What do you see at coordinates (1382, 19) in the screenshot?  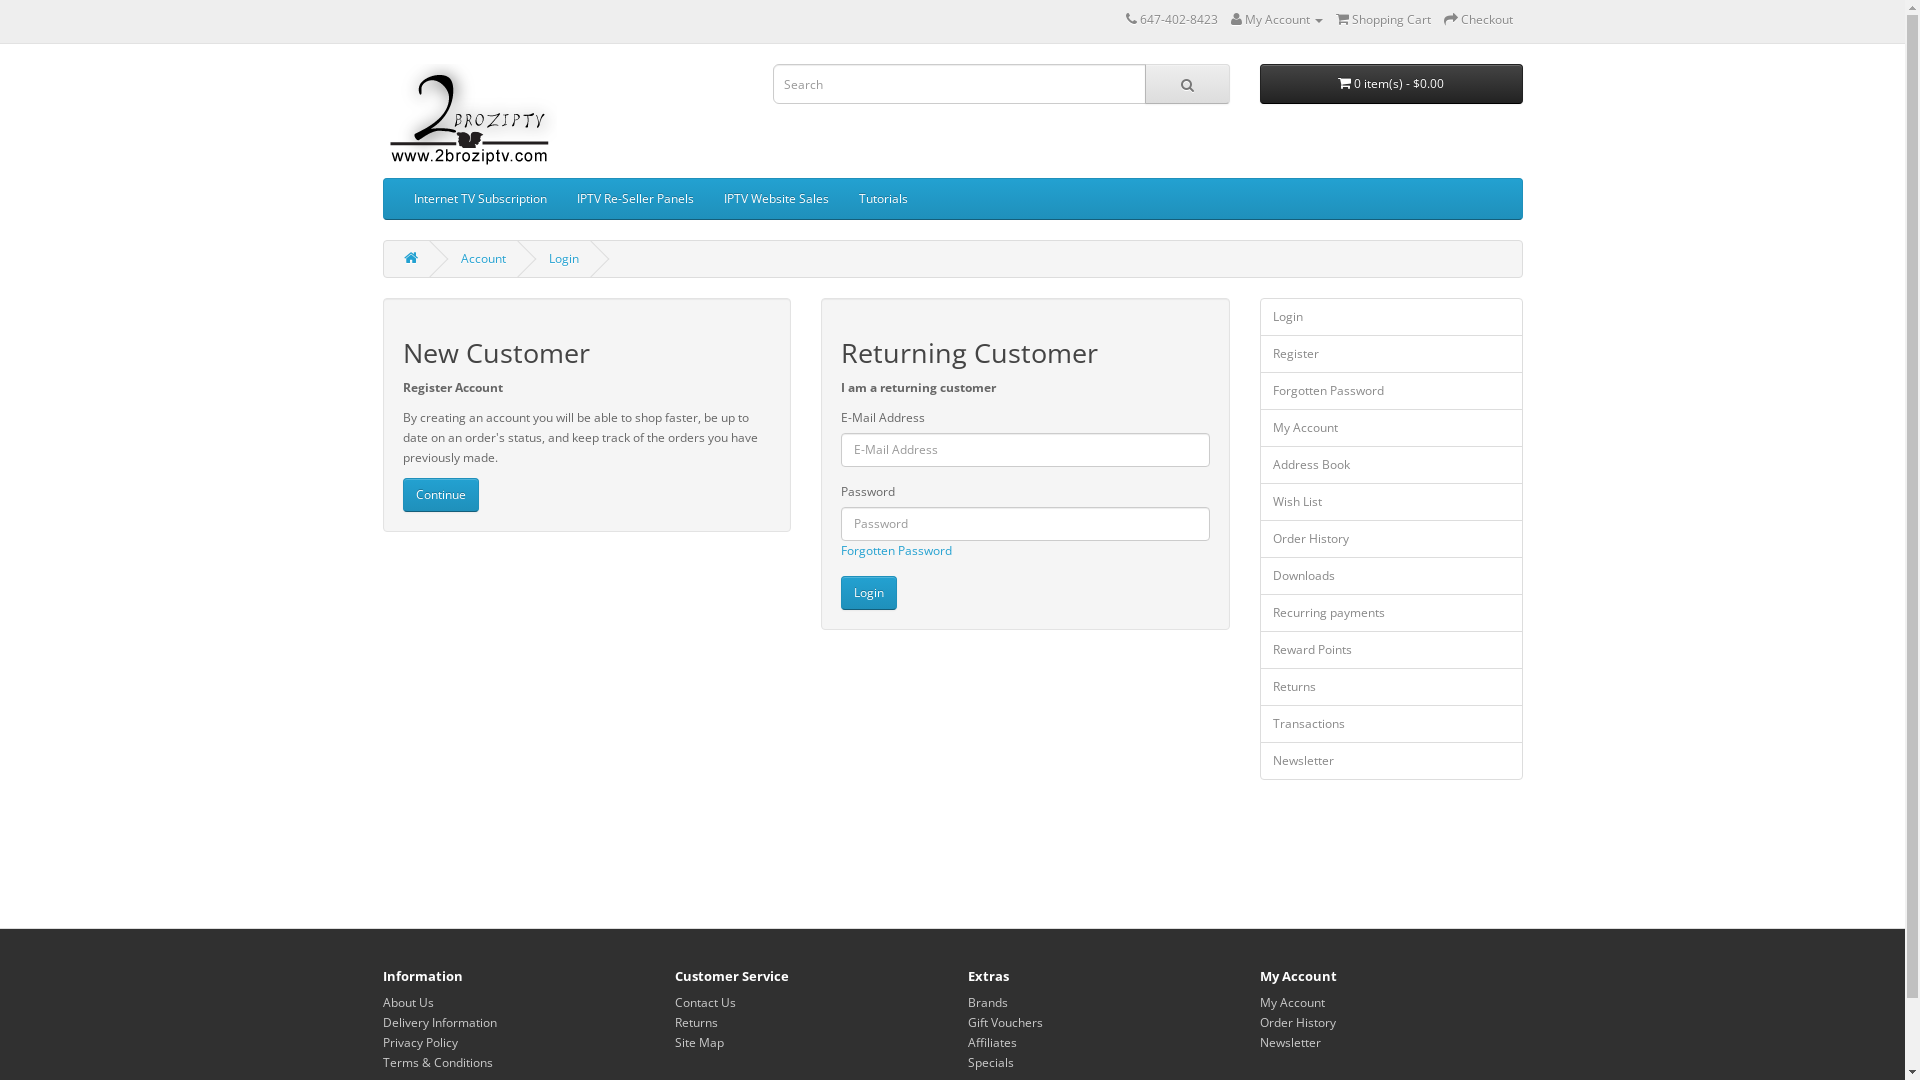 I see `'Shopping Cart'` at bounding box center [1382, 19].